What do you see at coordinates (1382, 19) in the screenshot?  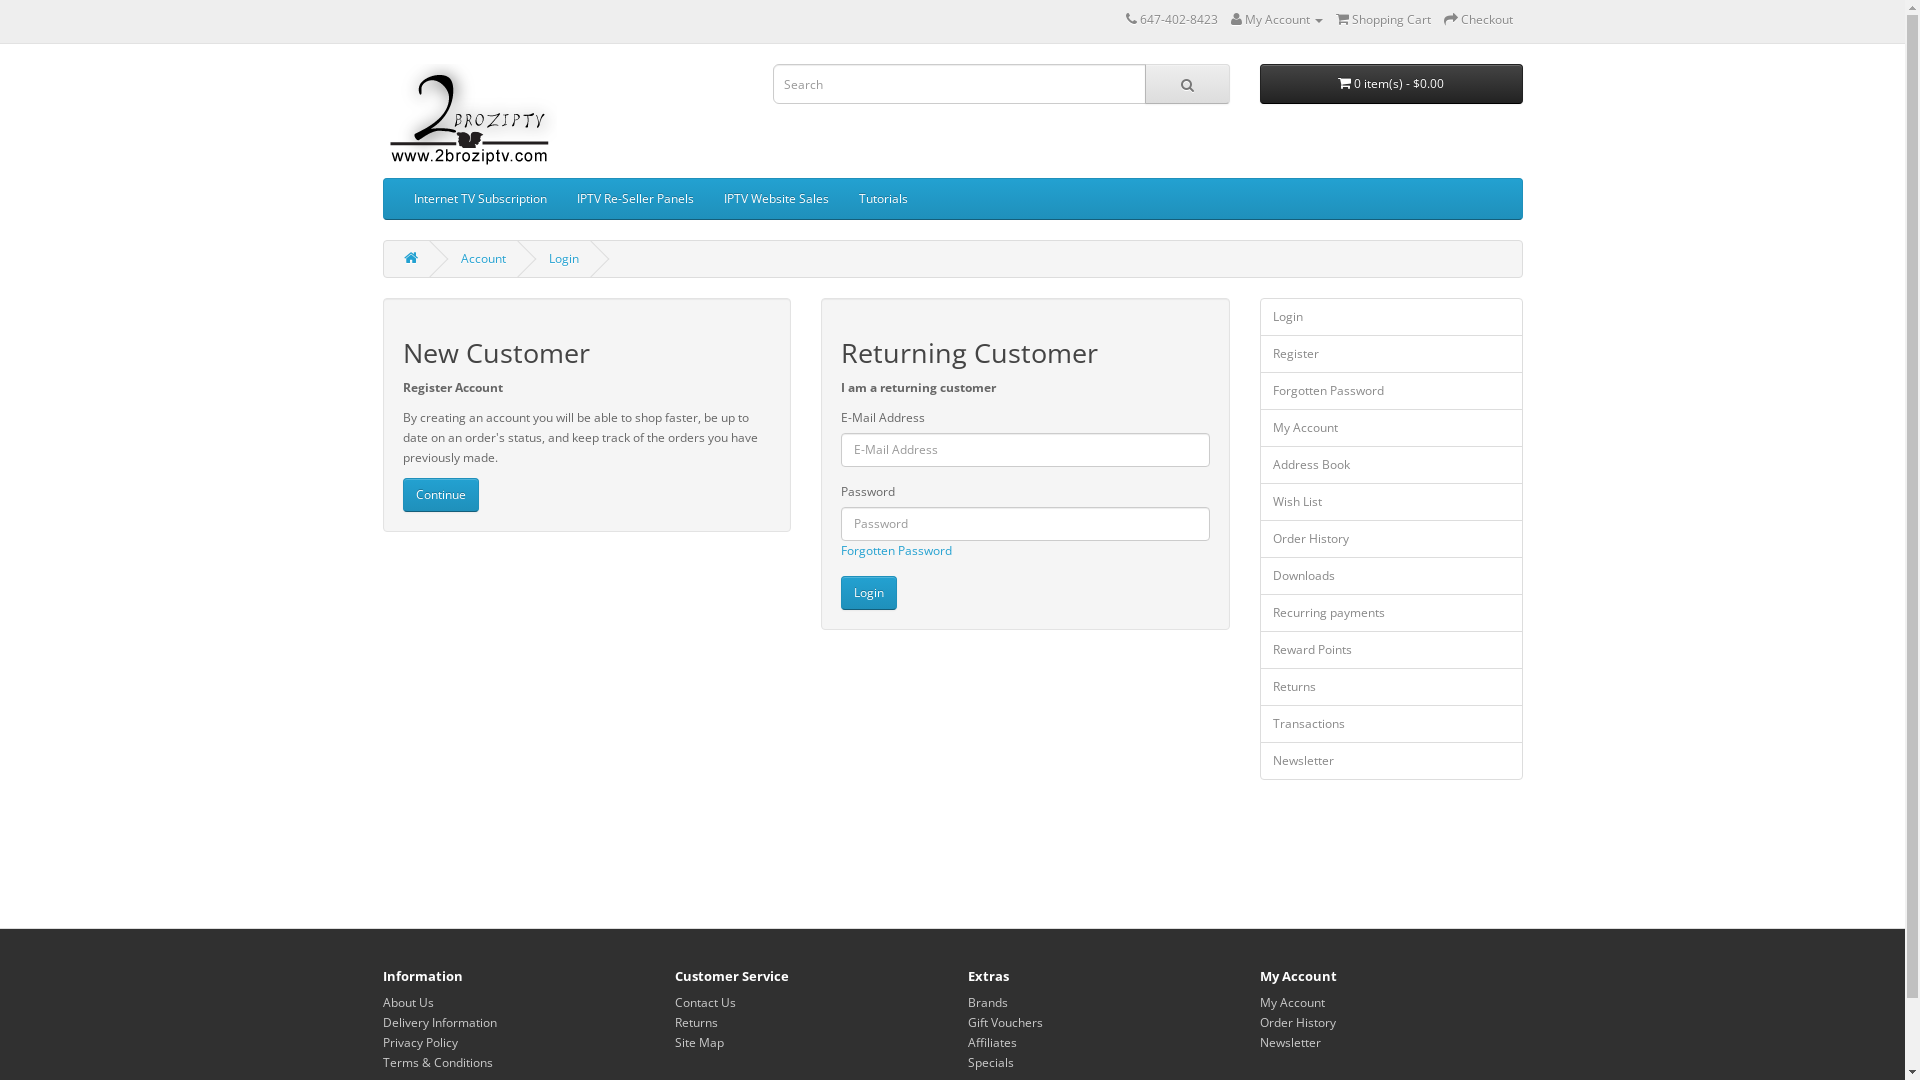 I see `'Shopping Cart'` at bounding box center [1382, 19].